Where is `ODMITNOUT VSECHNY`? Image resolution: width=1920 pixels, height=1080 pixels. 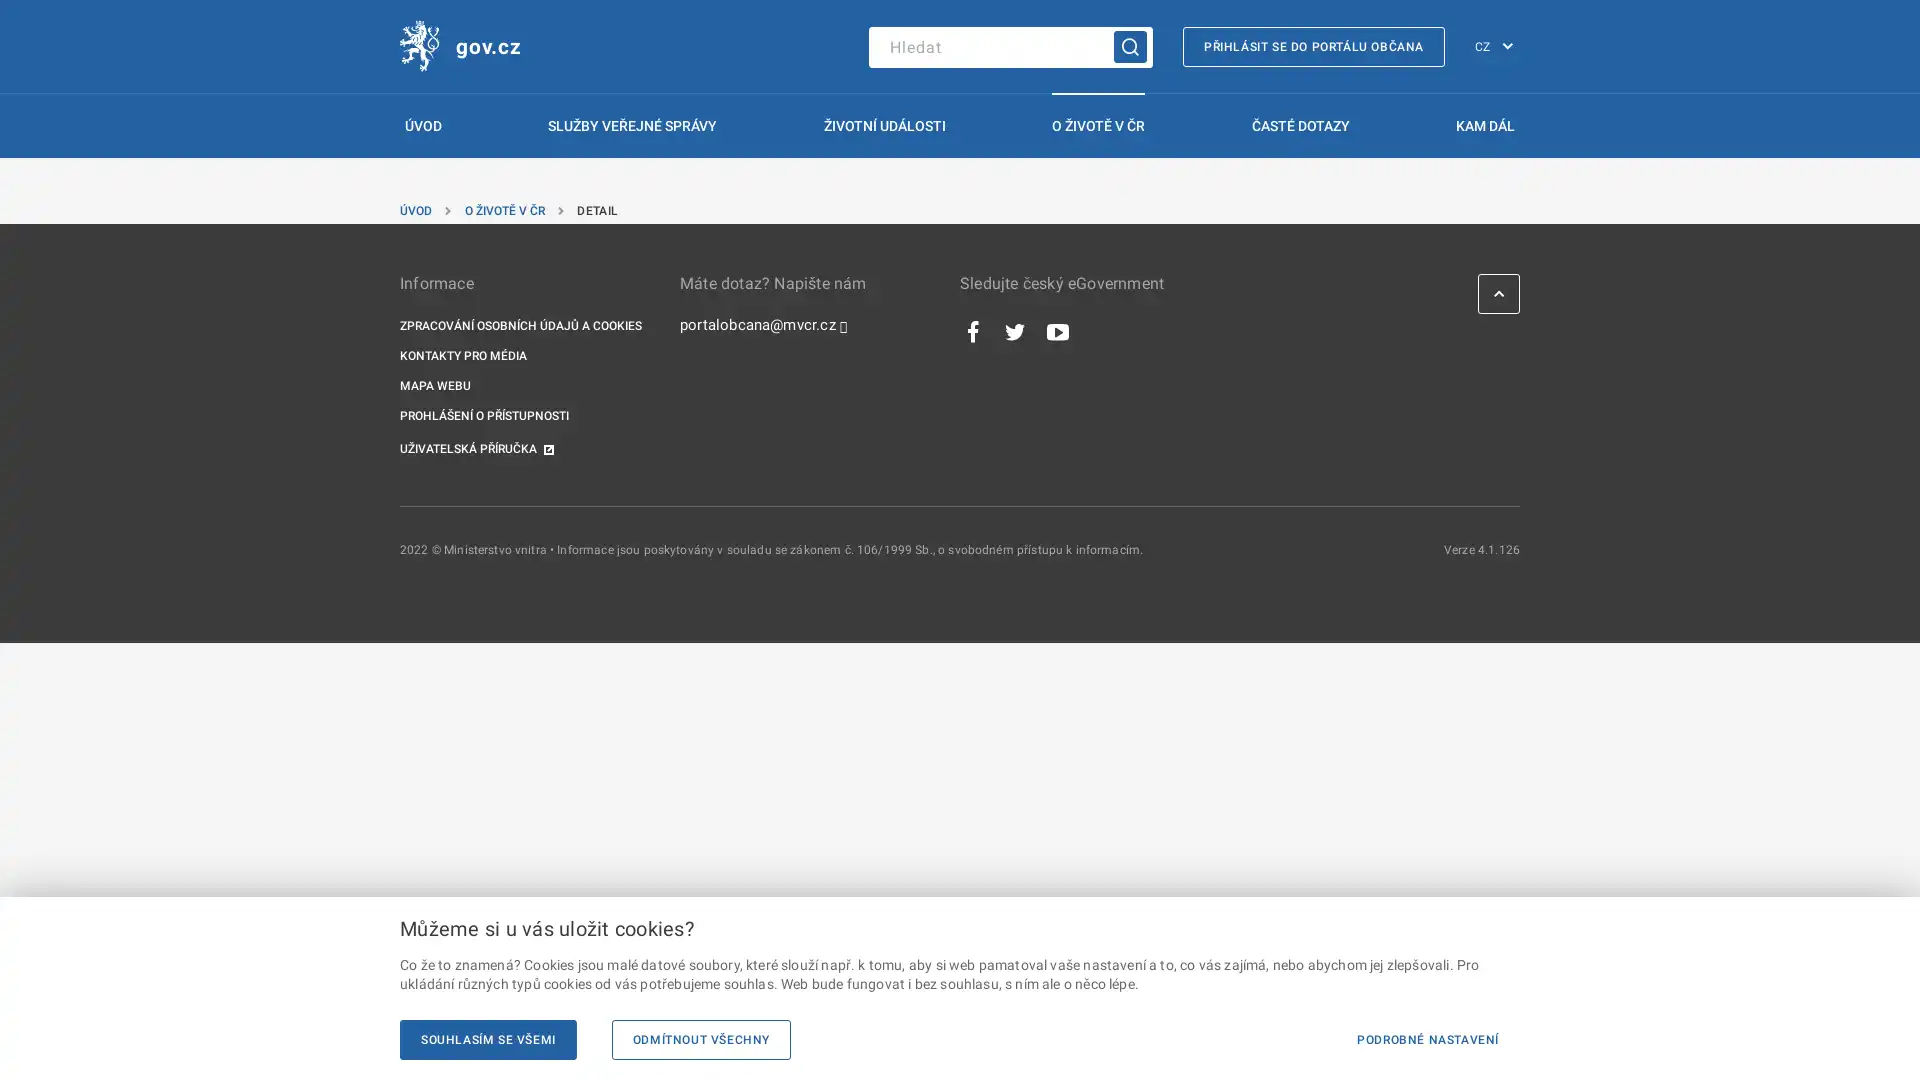
ODMITNOUT VSECHNY is located at coordinates (700, 1039).